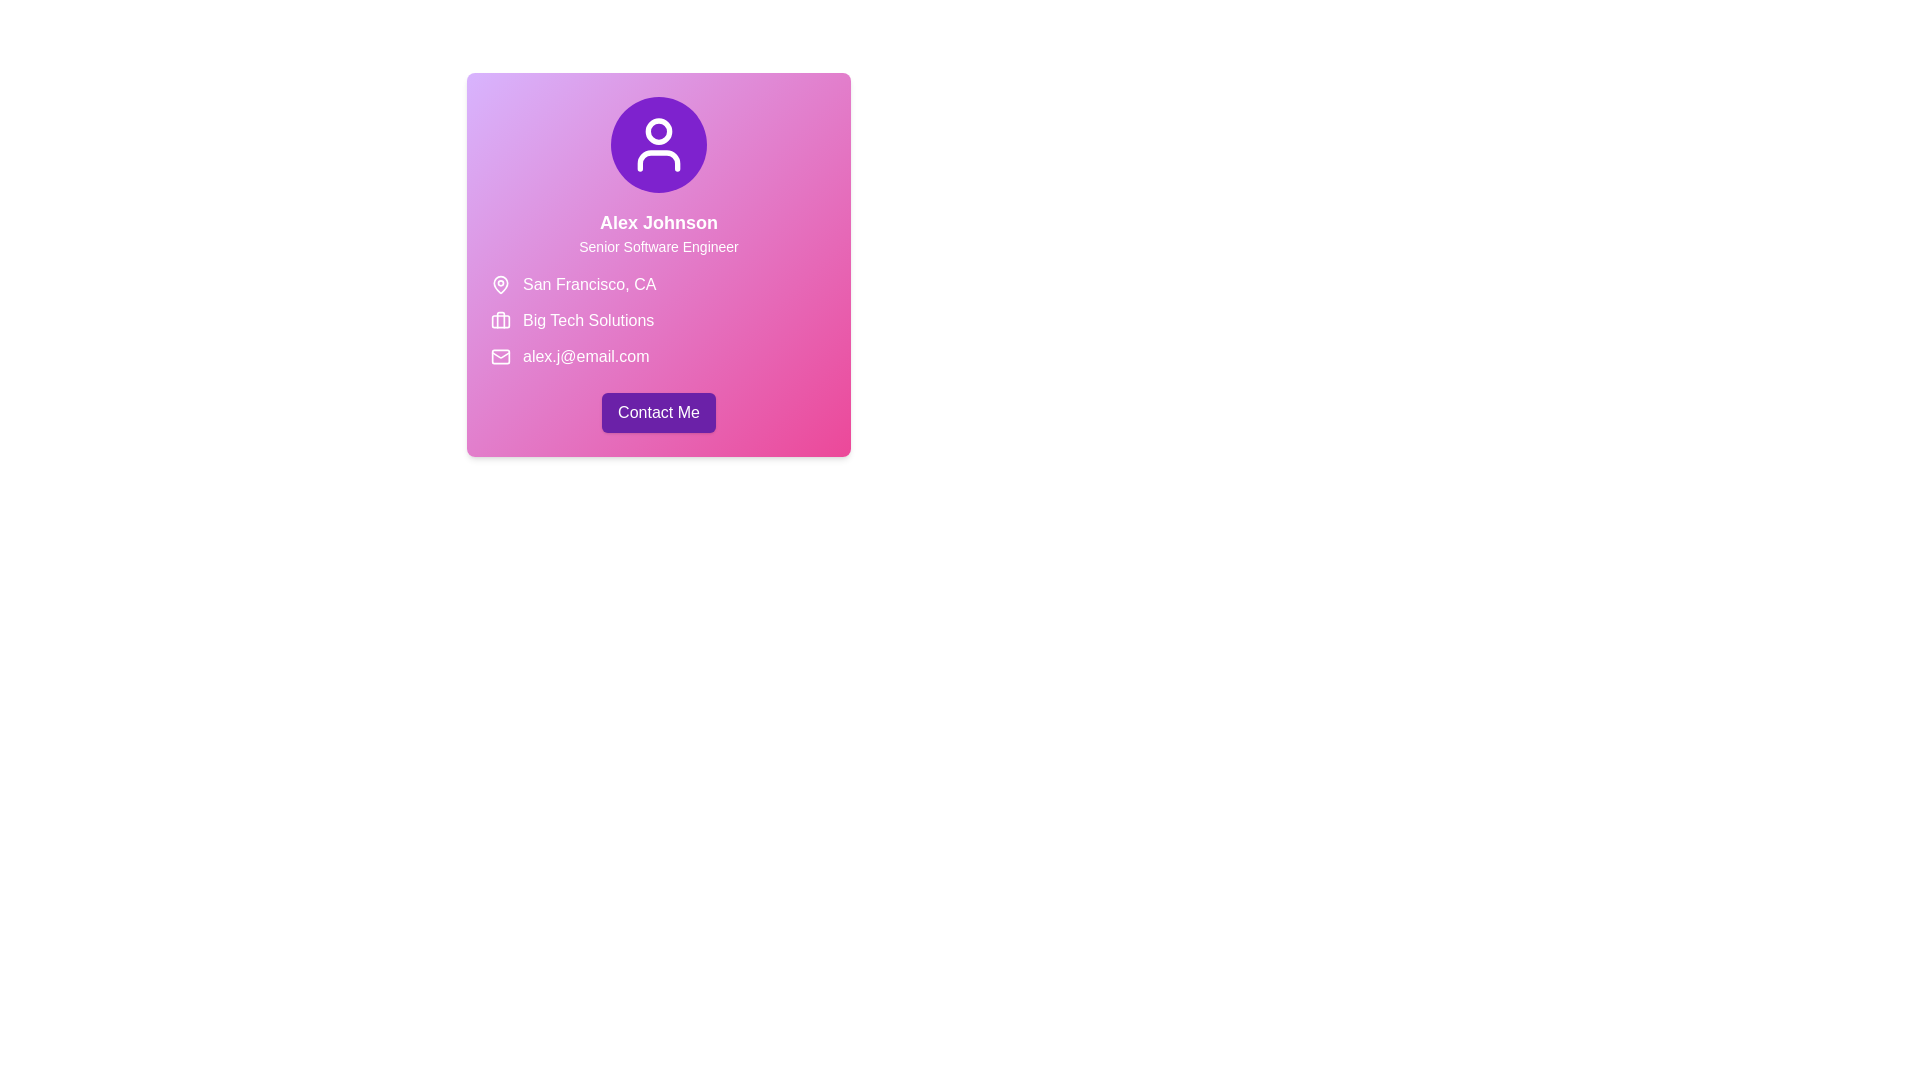 Image resolution: width=1920 pixels, height=1080 pixels. Describe the element at coordinates (658, 223) in the screenshot. I see `the text label displaying 'Alex Johnson', which is styled prominently in white on a gradient pink and purple background, located above the job title 'Senior Software Engineer'` at that location.